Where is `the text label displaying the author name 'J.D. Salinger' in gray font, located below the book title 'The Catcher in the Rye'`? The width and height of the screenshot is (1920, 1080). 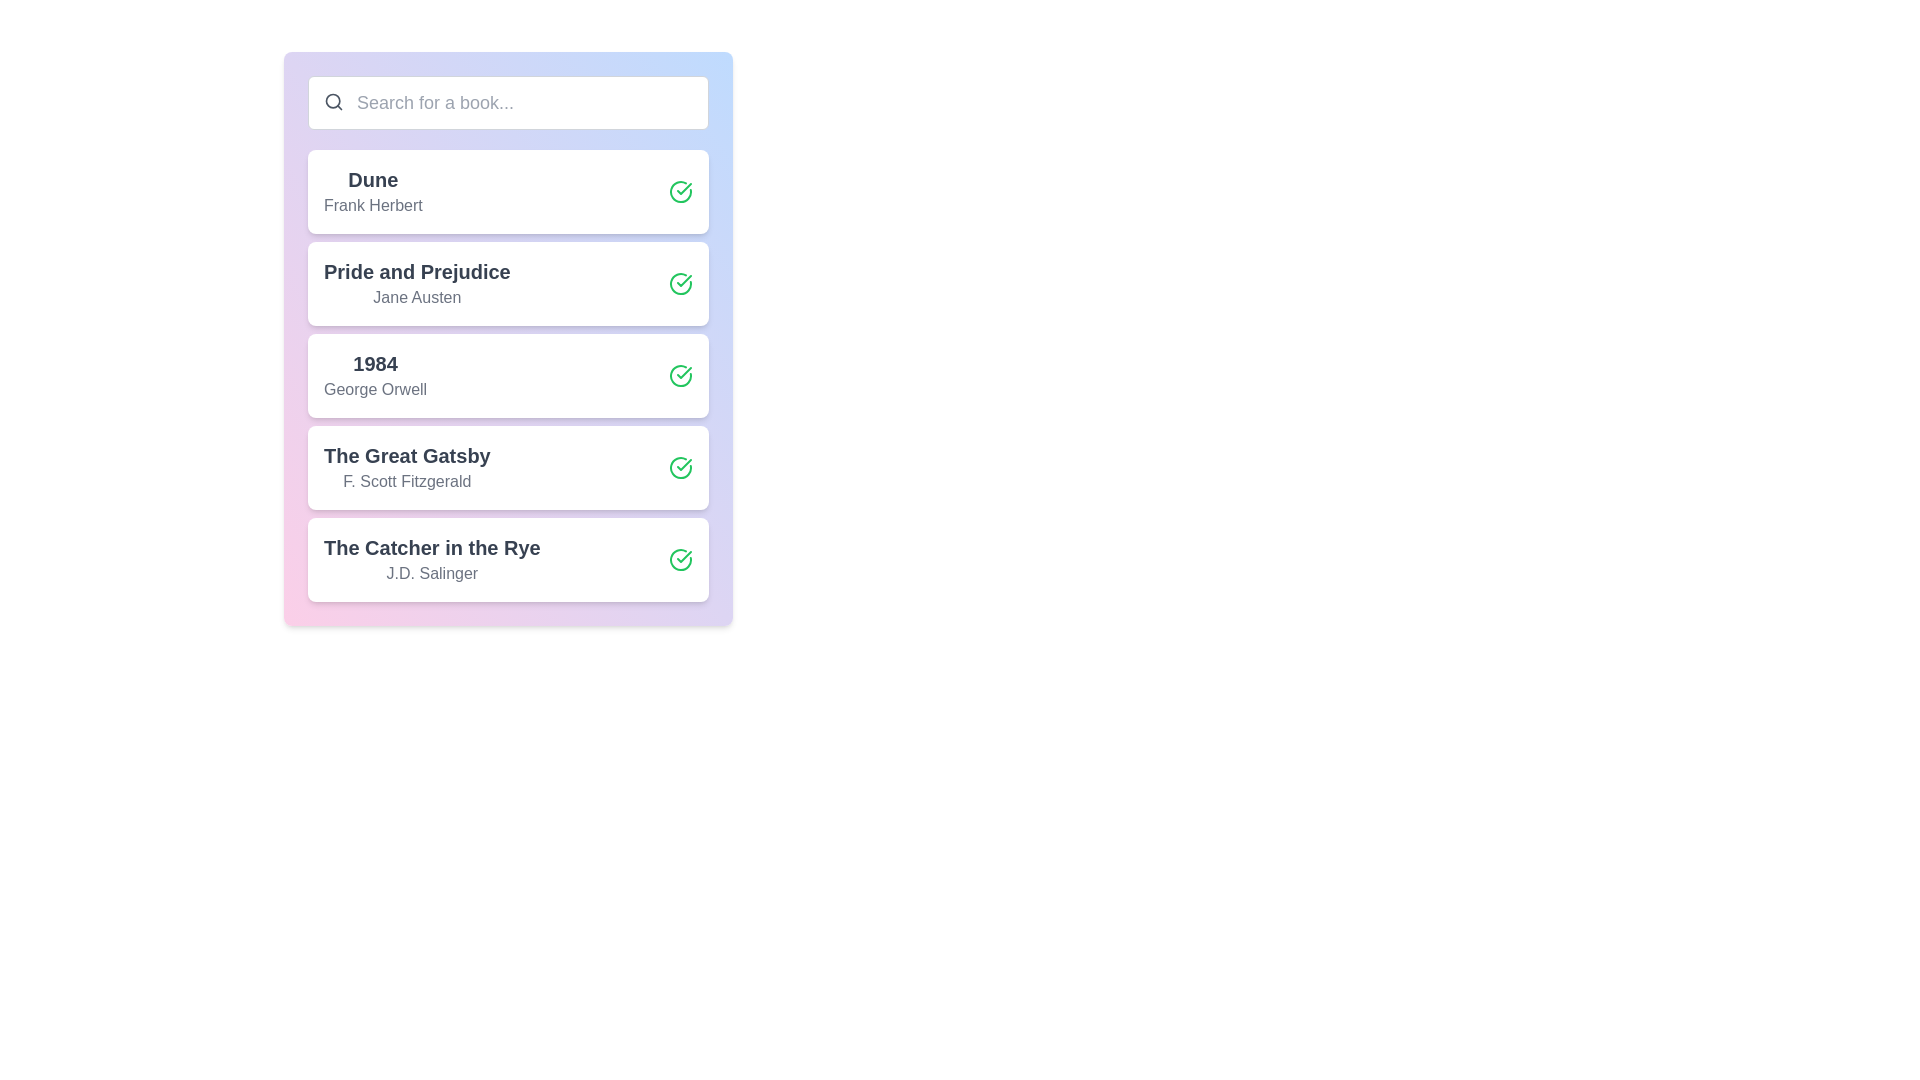
the text label displaying the author name 'J.D. Salinger' in gray font, located below the book title 'The Catcher in the Rye' is located at coordinates (431, 574).